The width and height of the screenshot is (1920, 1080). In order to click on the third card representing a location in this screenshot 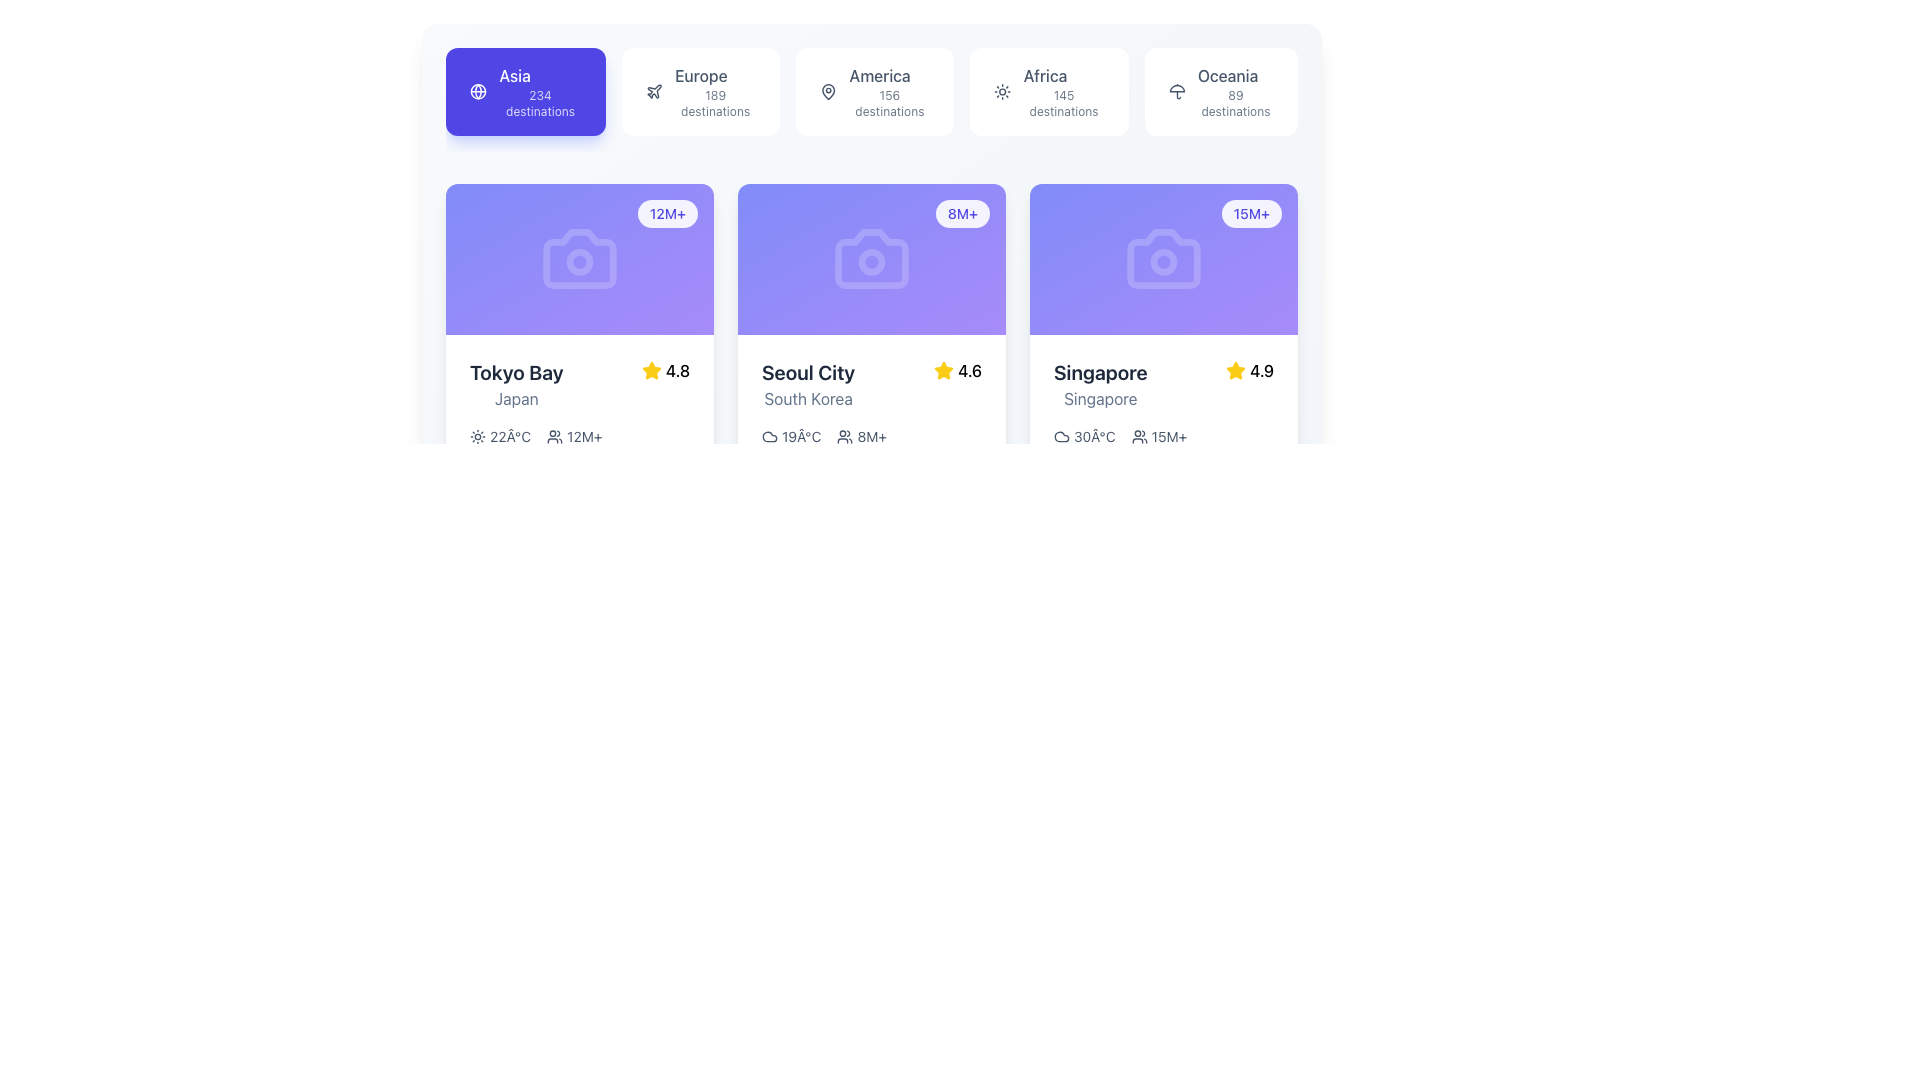, I will do `click(1163, 391)`.